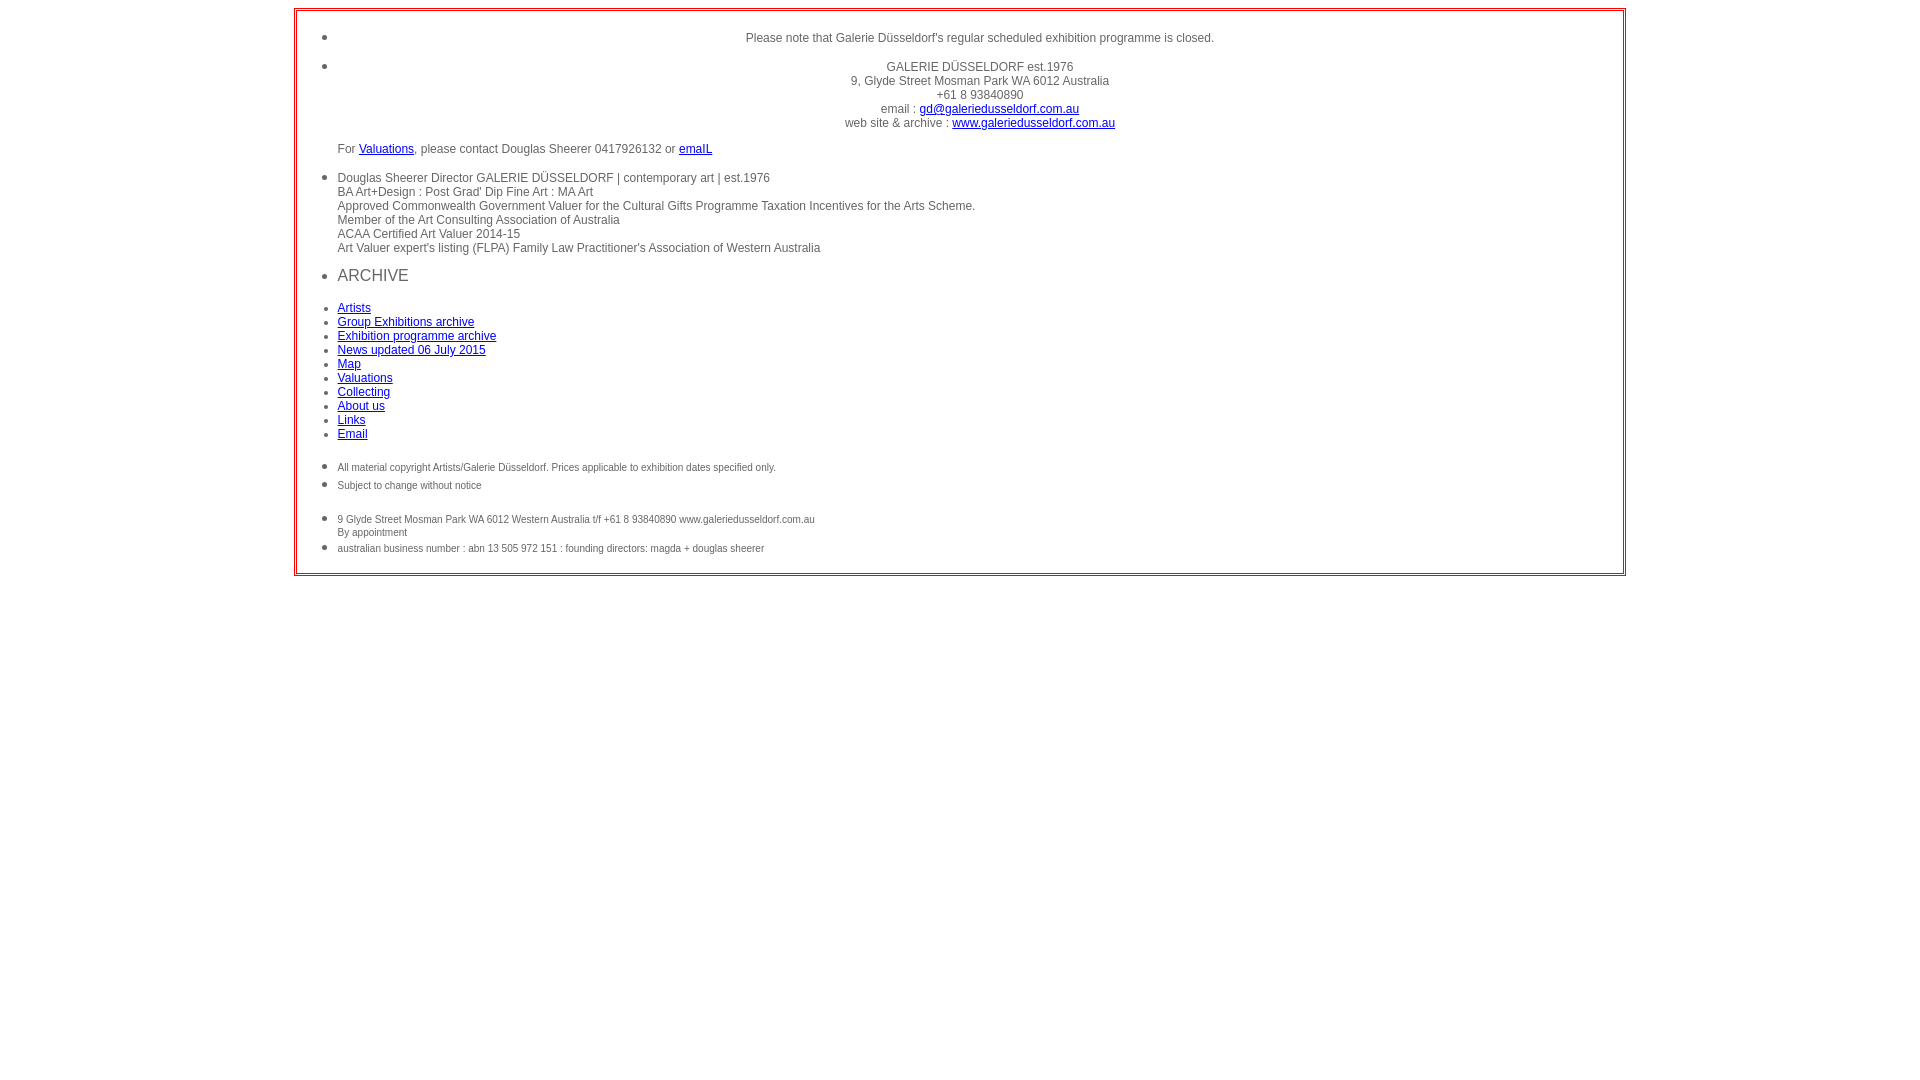 The height and width of the screenshot is (1080, 1920). What do you see at coordinates (349, 363) in the screenshot?
I see `'Map'` at bounding box center [349, 363].